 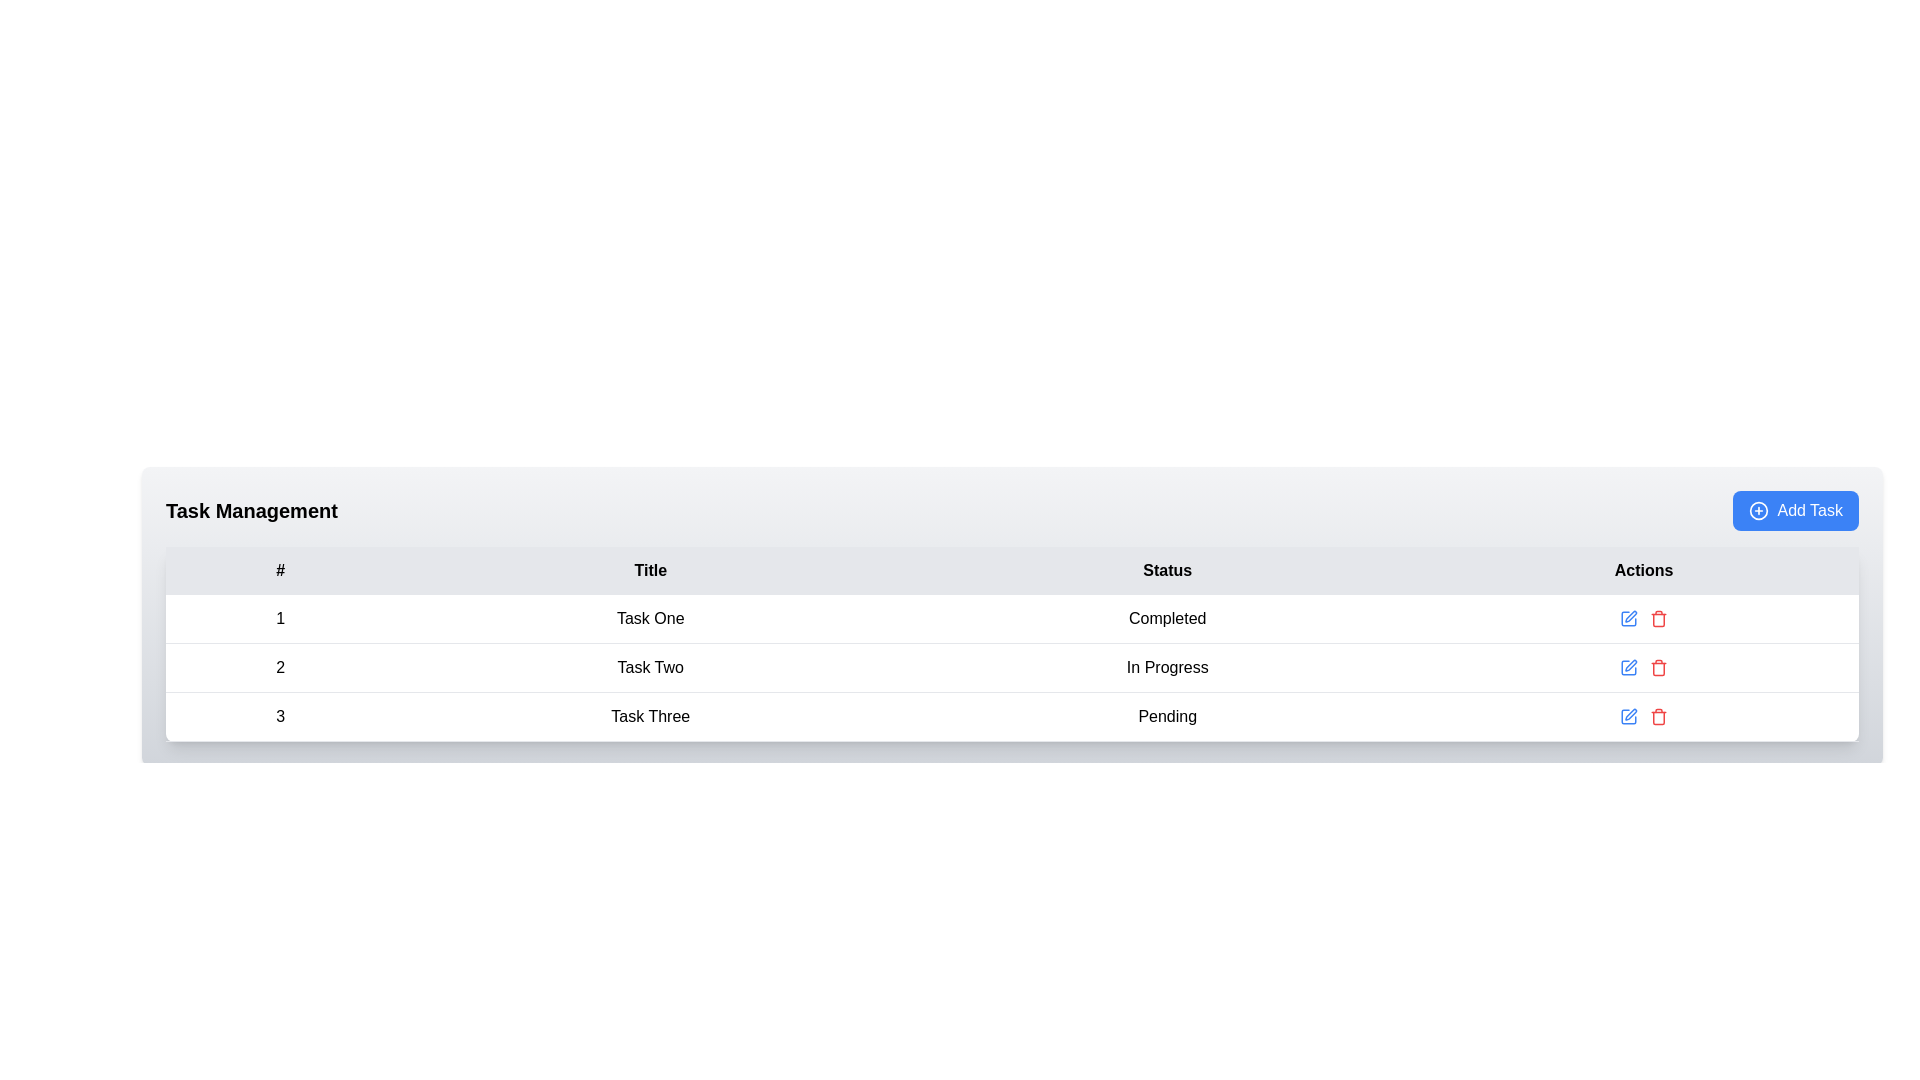 What do you see at coordinates (279, 570) in the screenshot?
I see `the static text label that serves as the header for the first column of the table, which is located in the top left quadrant of the table layout` at bounding box center [279, 570].